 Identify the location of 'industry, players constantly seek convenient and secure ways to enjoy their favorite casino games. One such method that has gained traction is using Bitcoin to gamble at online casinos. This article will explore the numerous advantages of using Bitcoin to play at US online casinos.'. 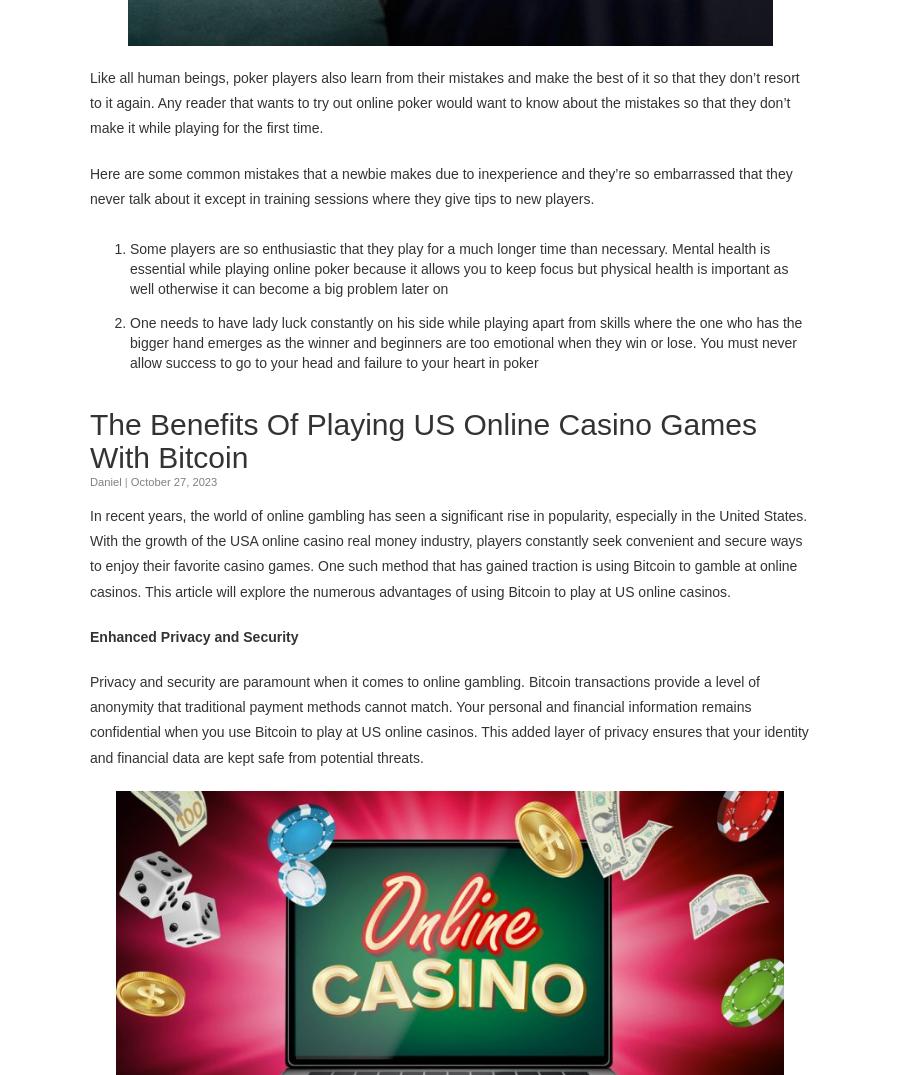
(446, 565).